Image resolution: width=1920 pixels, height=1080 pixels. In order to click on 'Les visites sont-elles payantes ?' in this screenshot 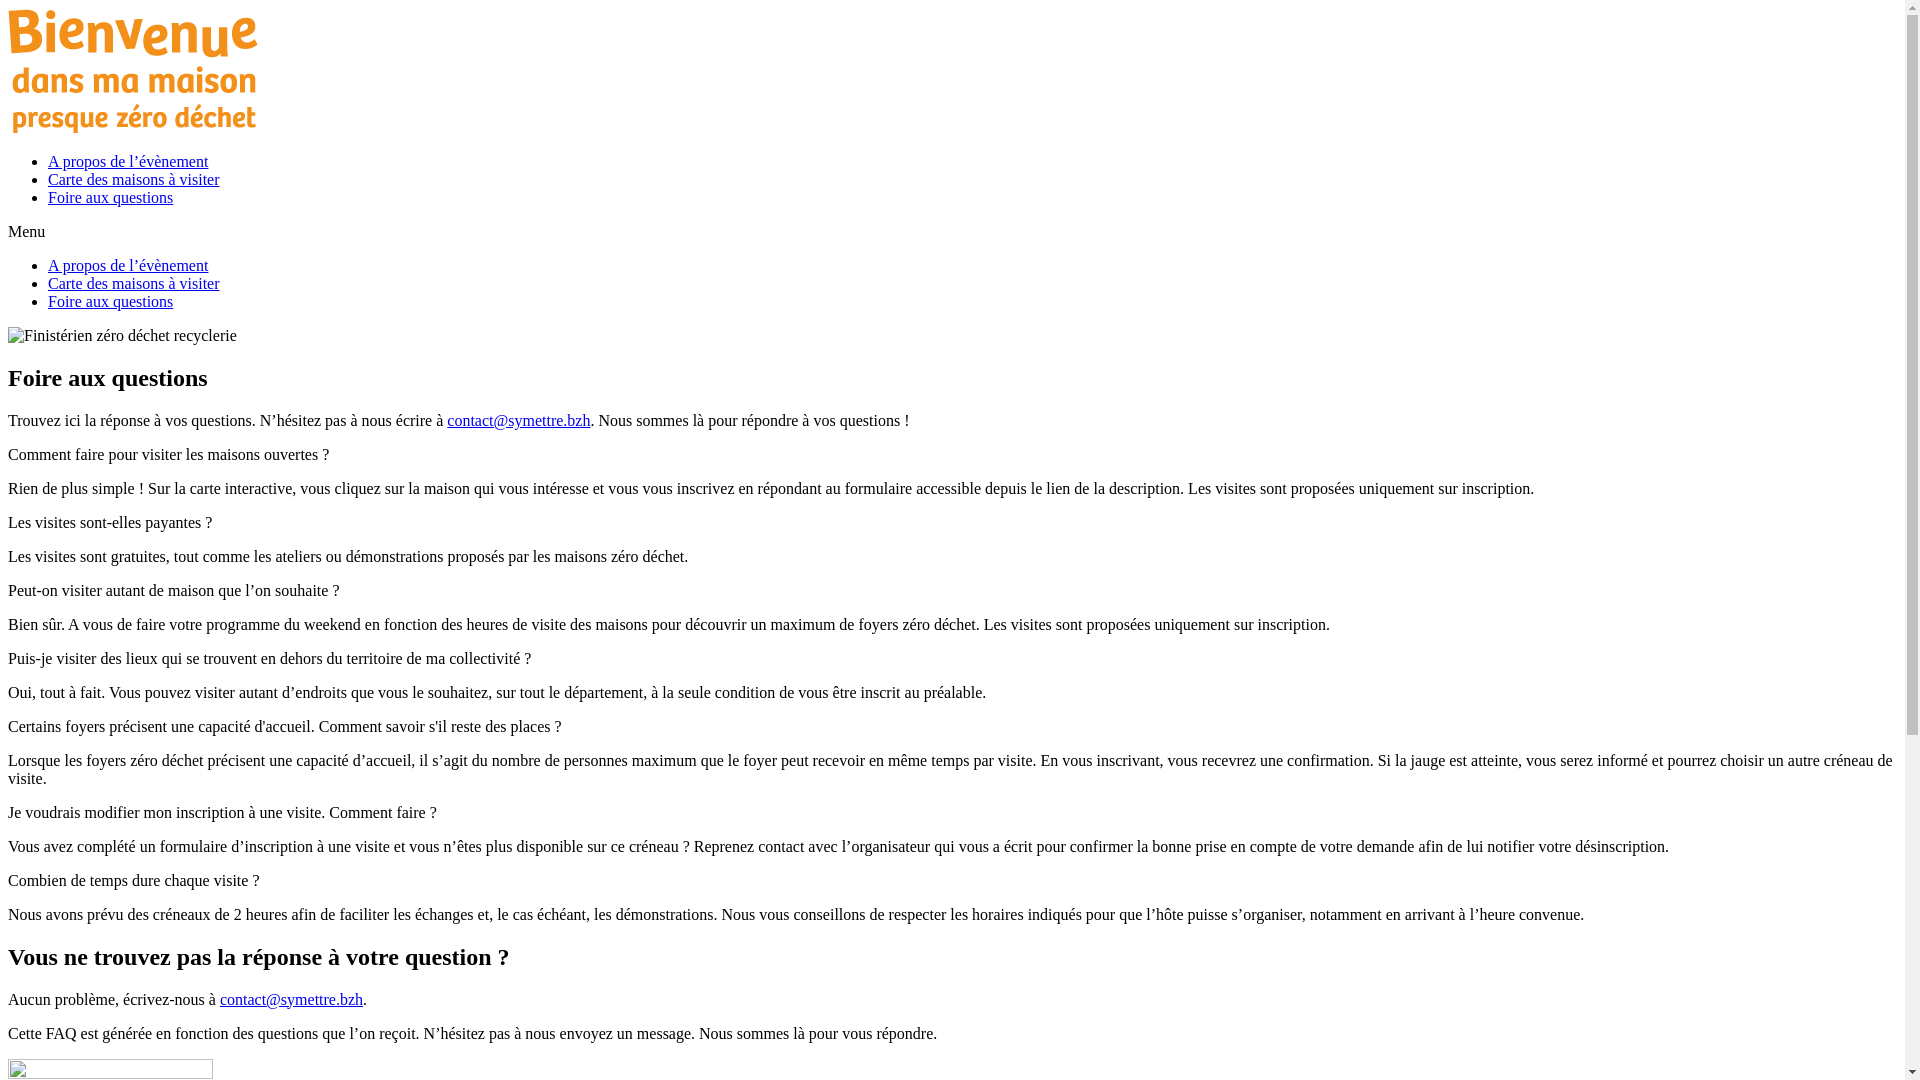, I will do `click(8, 521)`.